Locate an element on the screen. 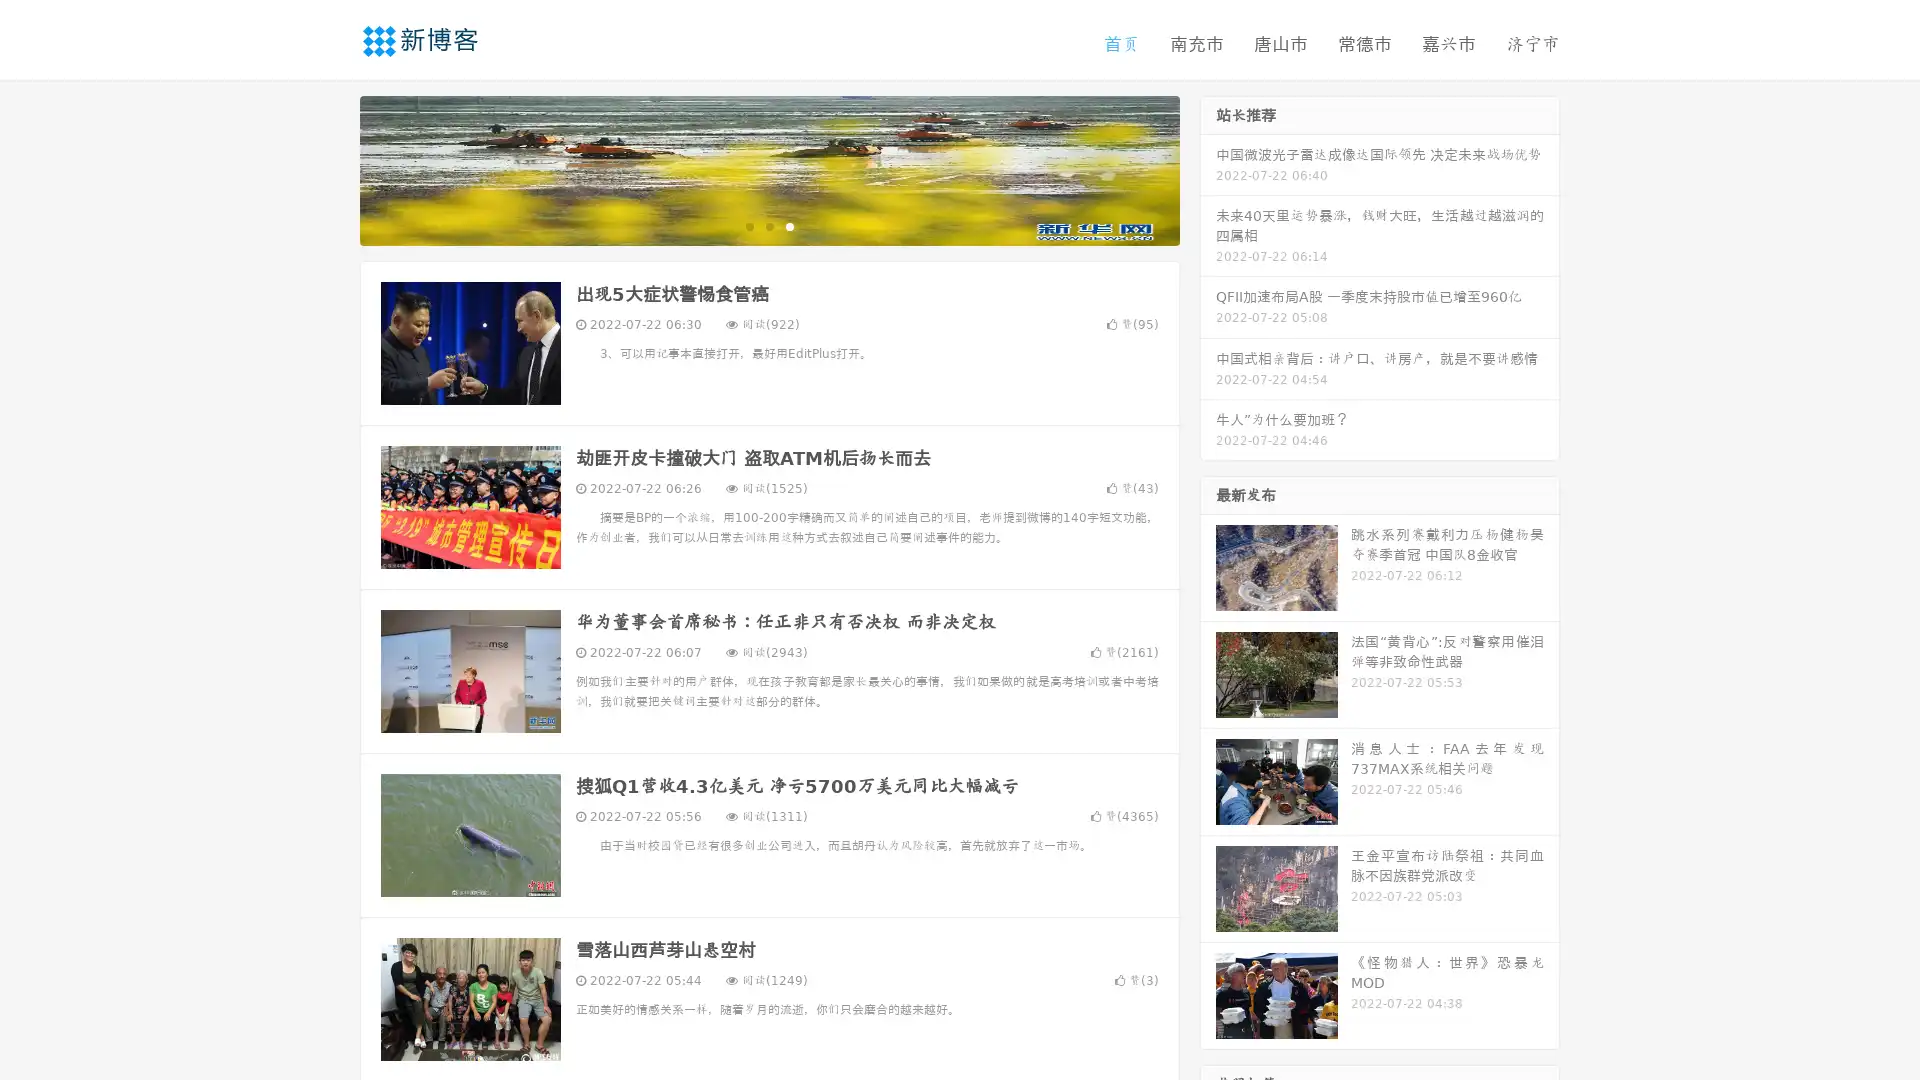  Previous slide is located at coordinates (330, 168).